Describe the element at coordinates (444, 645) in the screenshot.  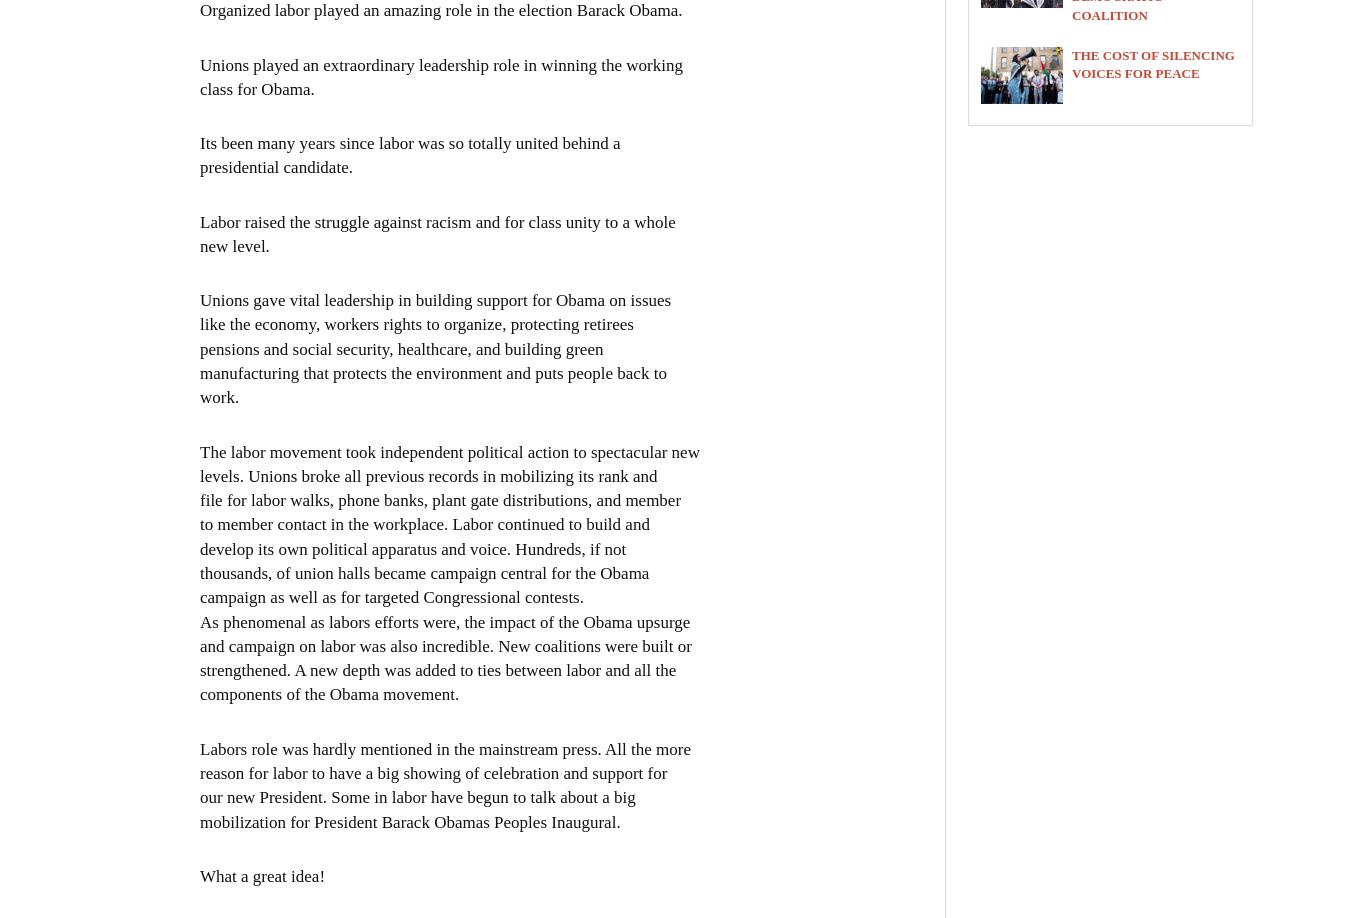
I see `'and campaign on labor was also incredible. New coalitions were built or'` at that location.